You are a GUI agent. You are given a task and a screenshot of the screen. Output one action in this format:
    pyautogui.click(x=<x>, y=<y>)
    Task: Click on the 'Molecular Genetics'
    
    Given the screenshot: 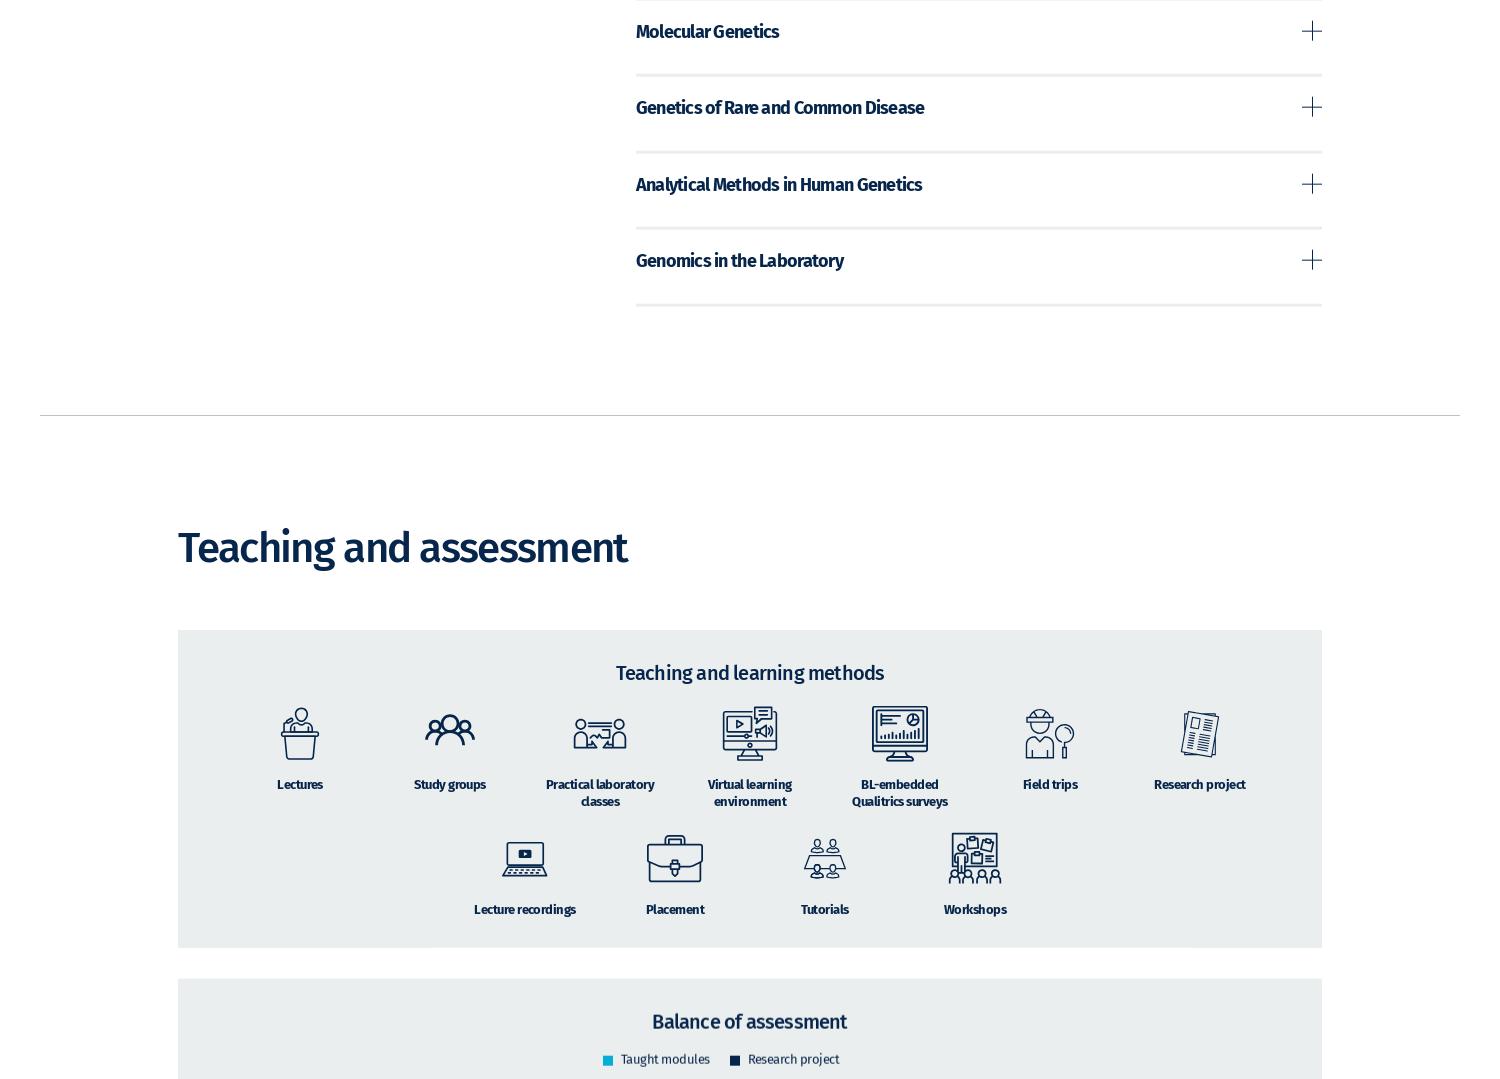 What is the action you would take?
    pyautogui.click(x=705, y=58)
    